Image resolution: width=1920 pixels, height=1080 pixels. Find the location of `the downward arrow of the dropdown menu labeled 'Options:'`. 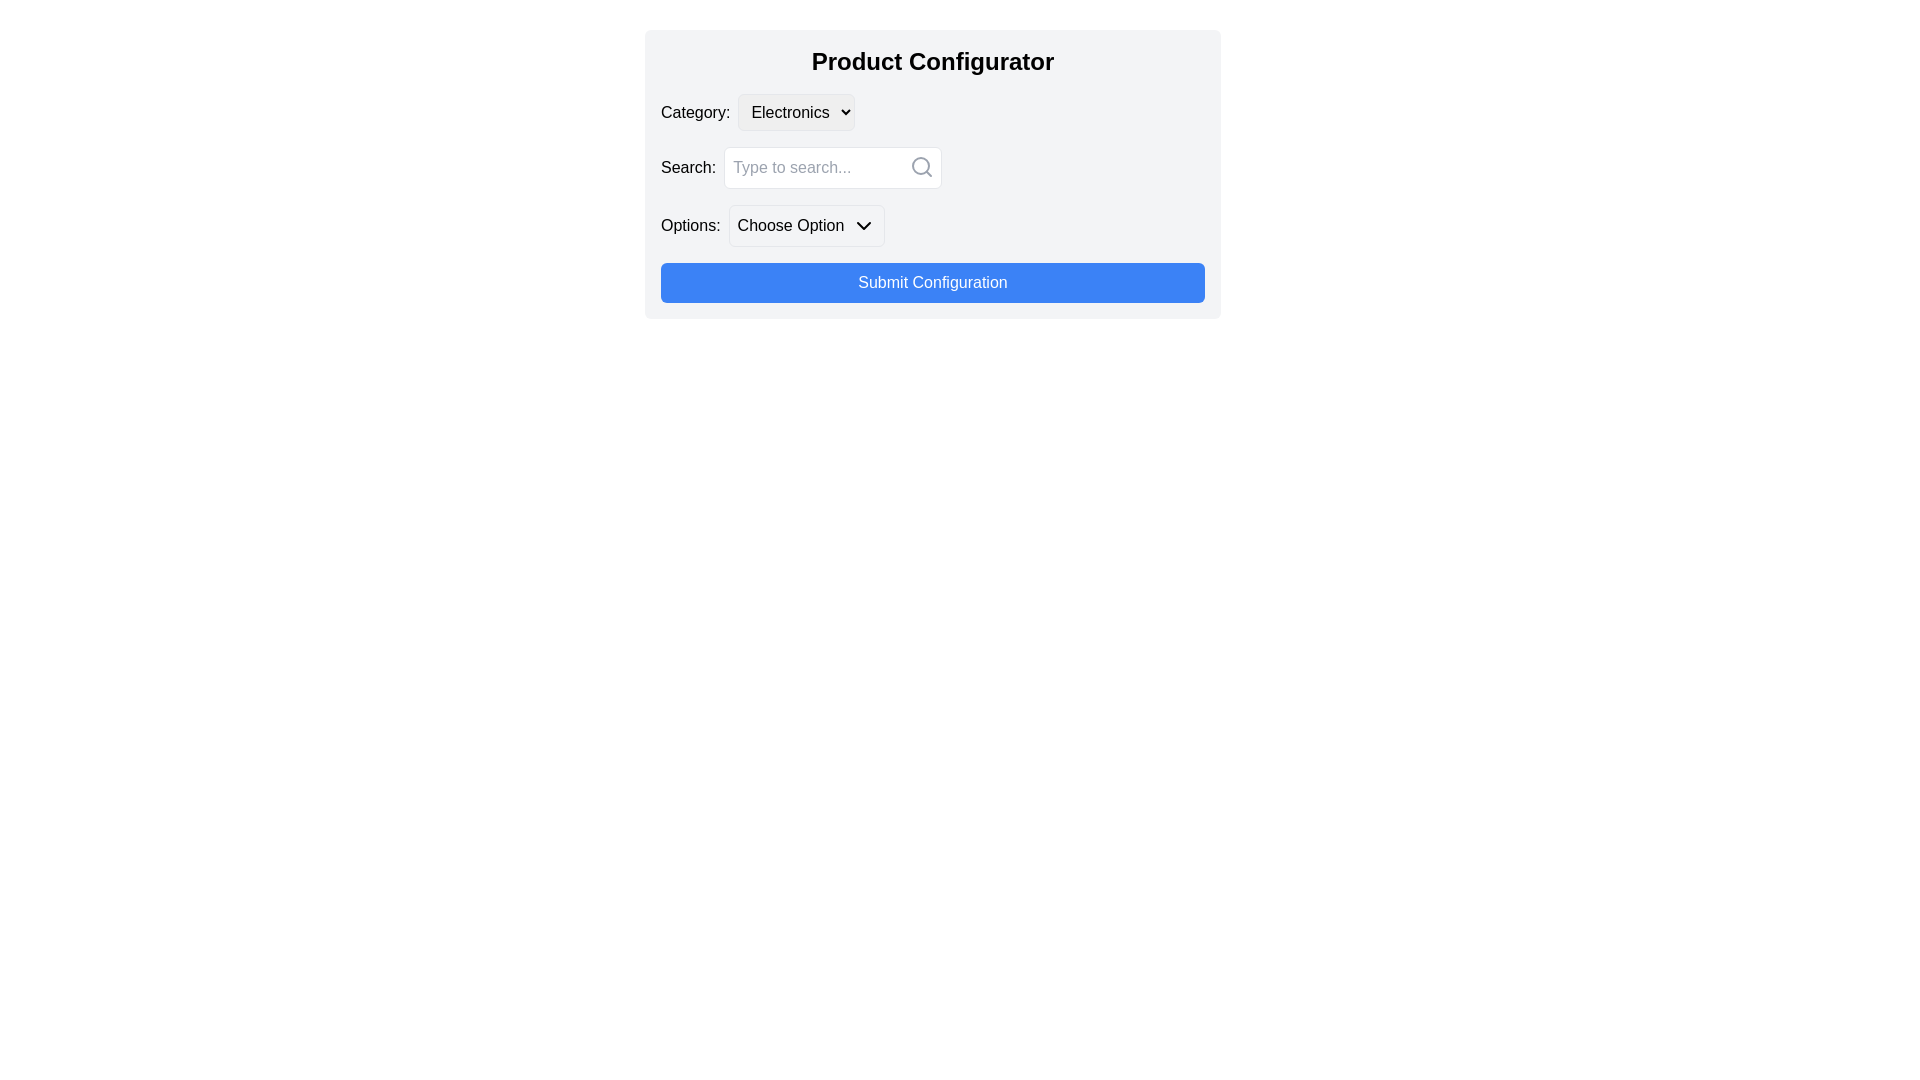

the downward arrow of the dropdown menu labeled 'Options:' is located at coordinates (931, 225).